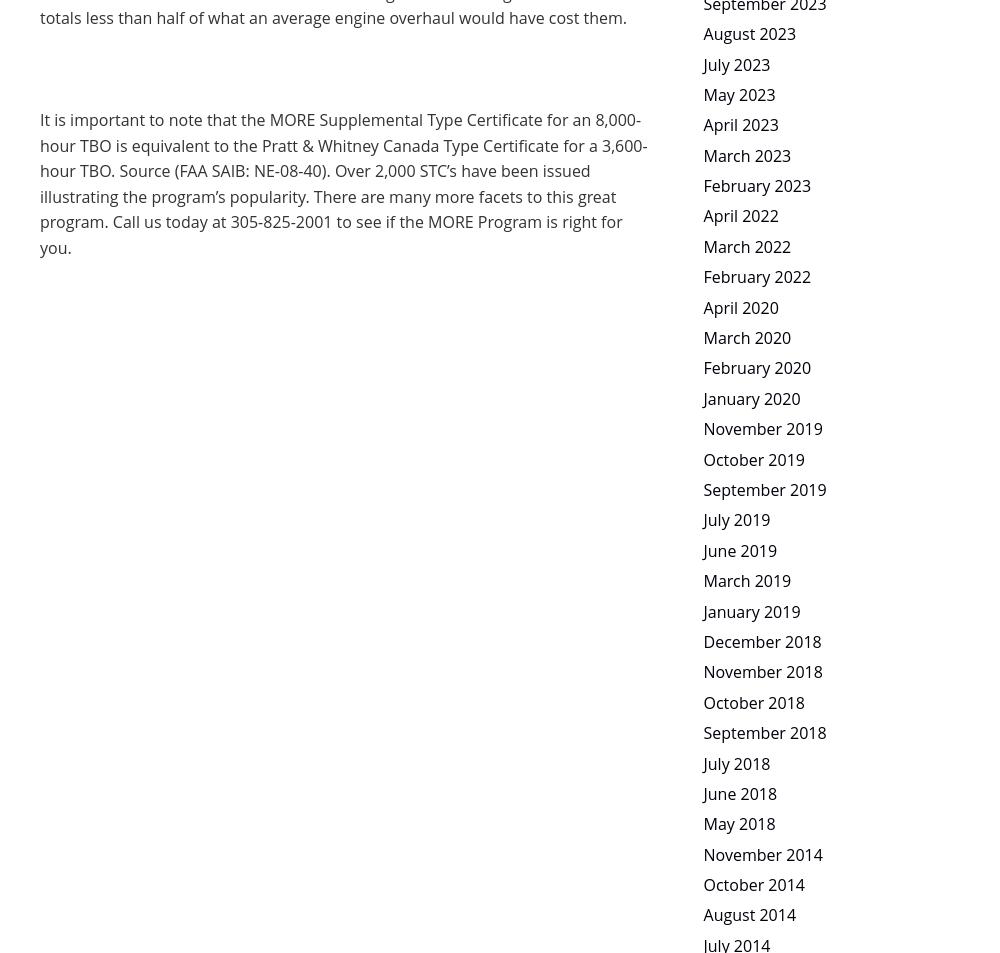 This screenshot has height=953, width=1000. Describe the element at coordinates (753, 701) in the screenshot. I see `'October 2018'` at that location.